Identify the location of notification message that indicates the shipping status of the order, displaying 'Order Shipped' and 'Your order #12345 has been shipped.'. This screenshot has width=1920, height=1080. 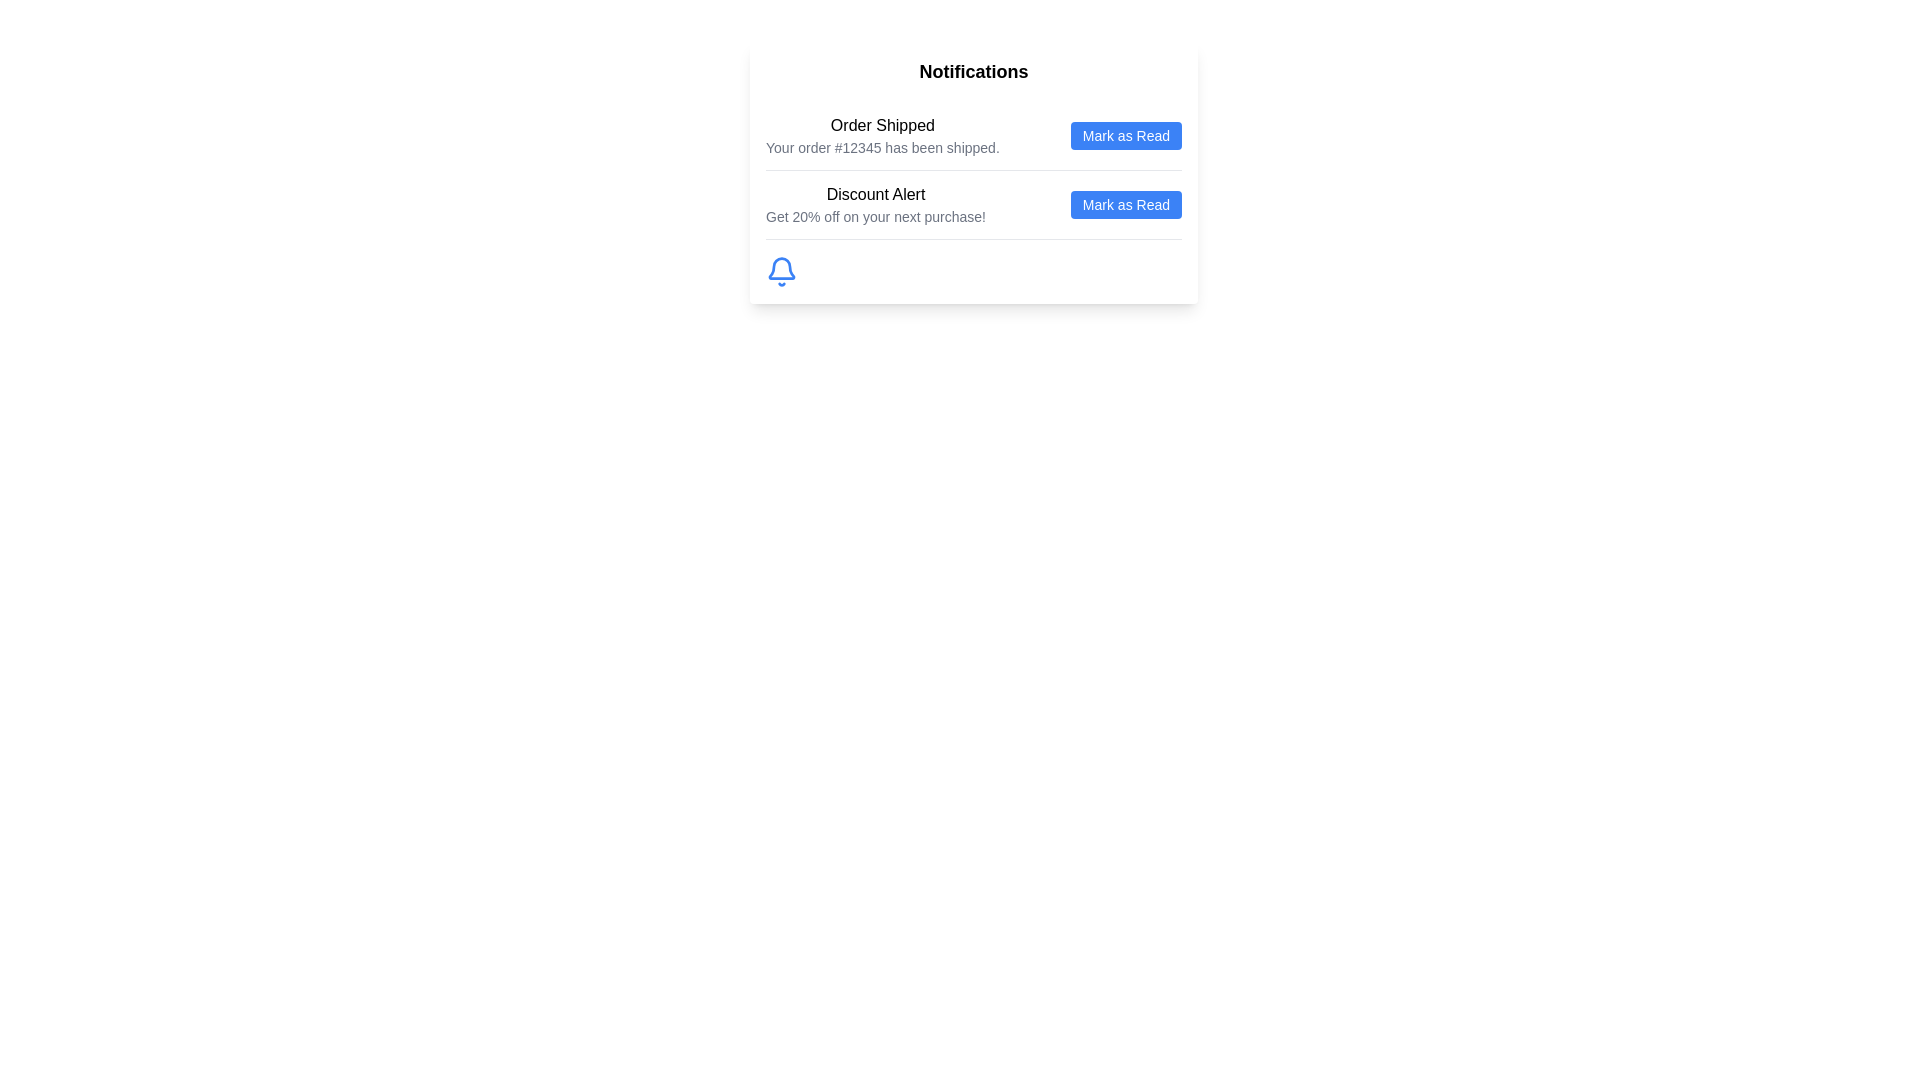
(881, 135).